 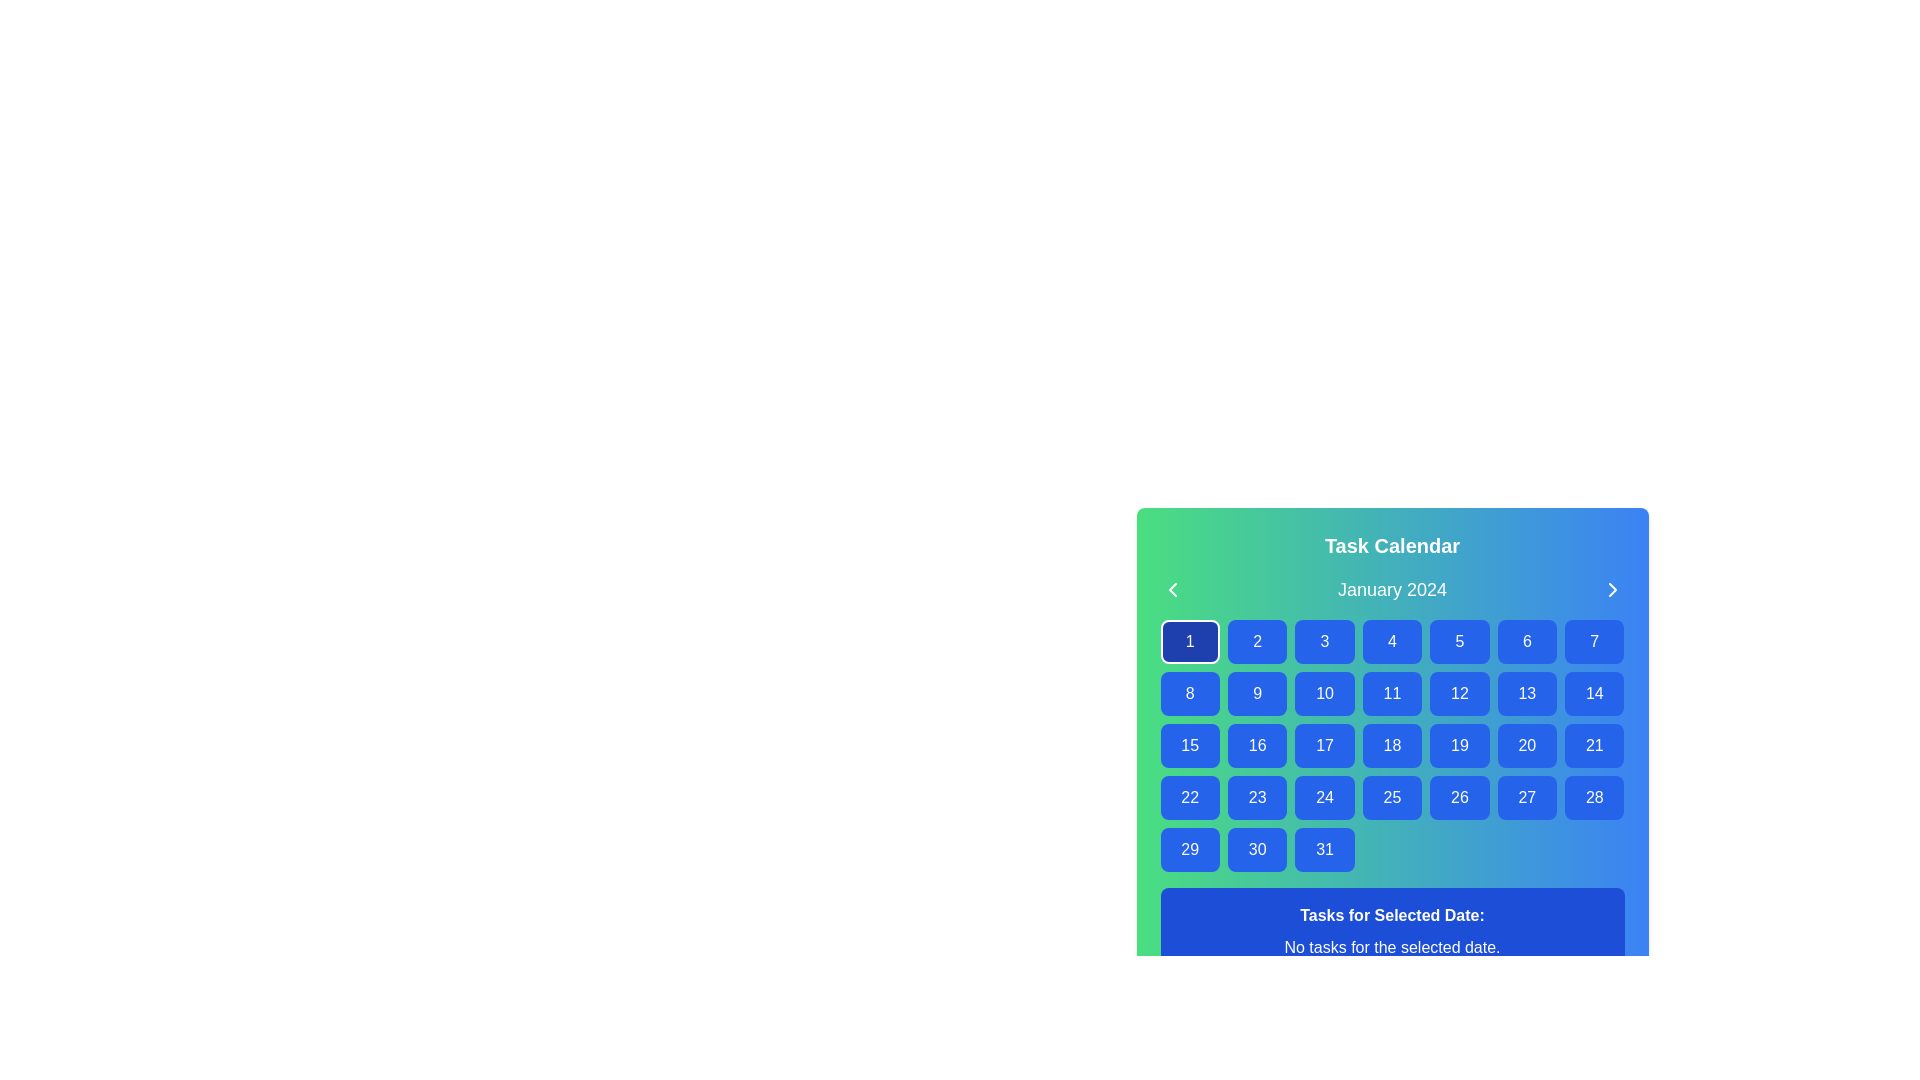 I want to click on the blue button with the numeral '16' inside it, located at the third row and second column of the calendar interface under 'Task Calendar' for January 2024, so click(x=1256, y=745).